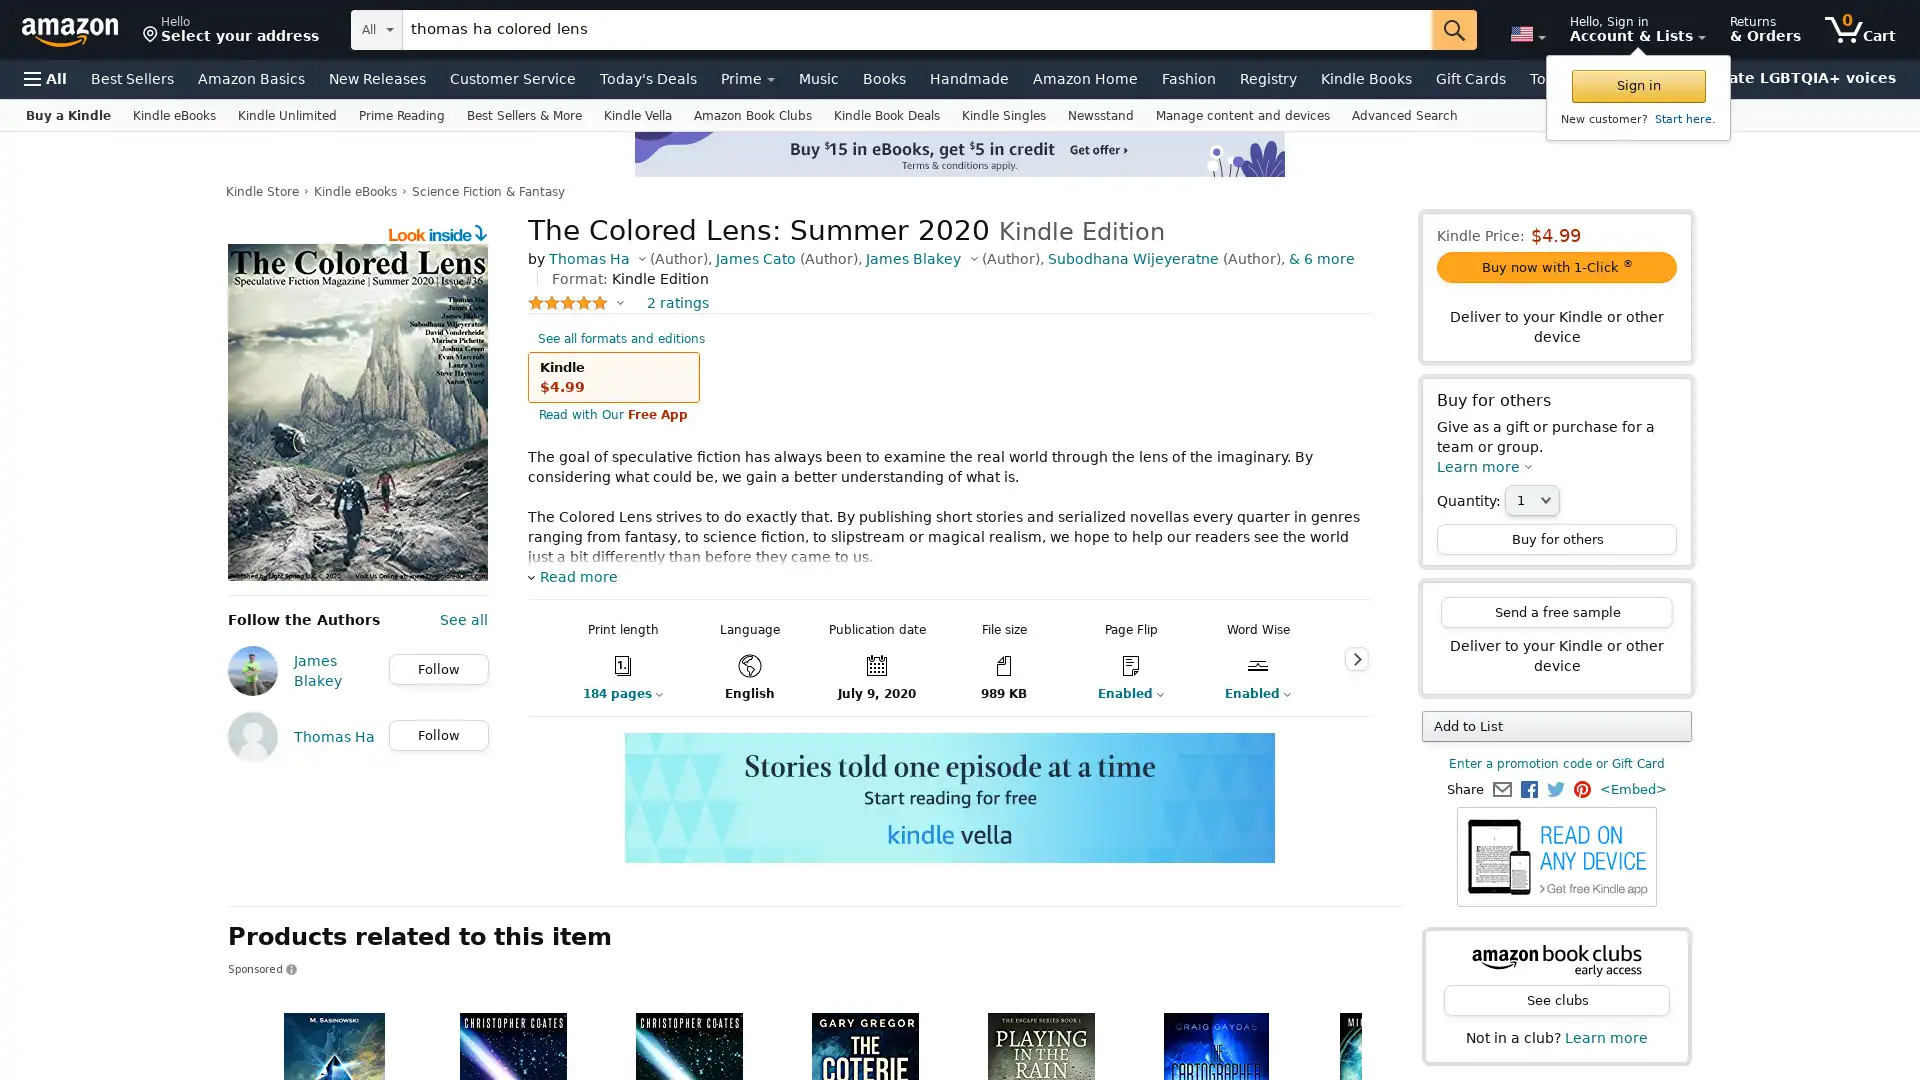 The image size is (1920, 1080). What do you see at coordinates (1130, 693) in the screenshot?
I see `Enabled` at bounding box center [1130, 693].